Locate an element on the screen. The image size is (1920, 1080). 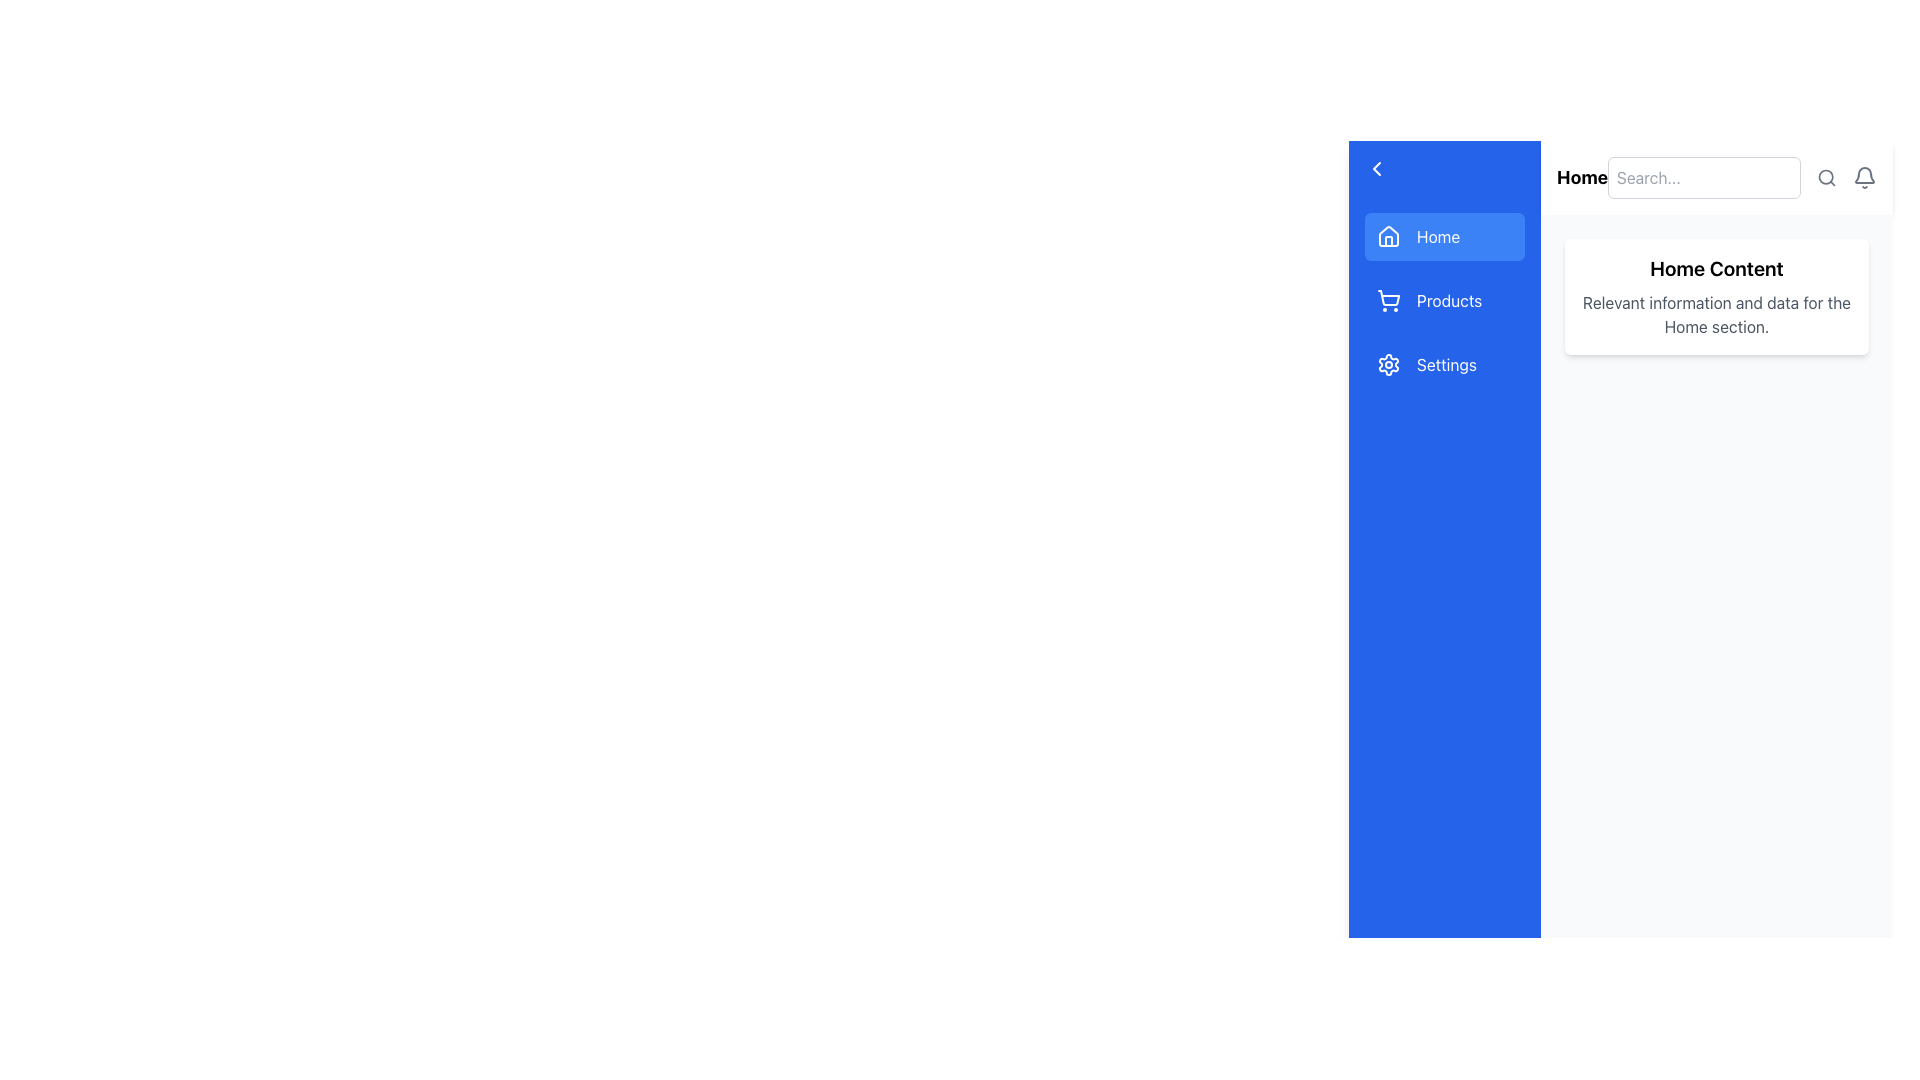
bold, large-sized text label displaying the word 'Home', which is prominently styled as a section header located on the right-hand side of the header bar is located at coordinates (1581, 176).